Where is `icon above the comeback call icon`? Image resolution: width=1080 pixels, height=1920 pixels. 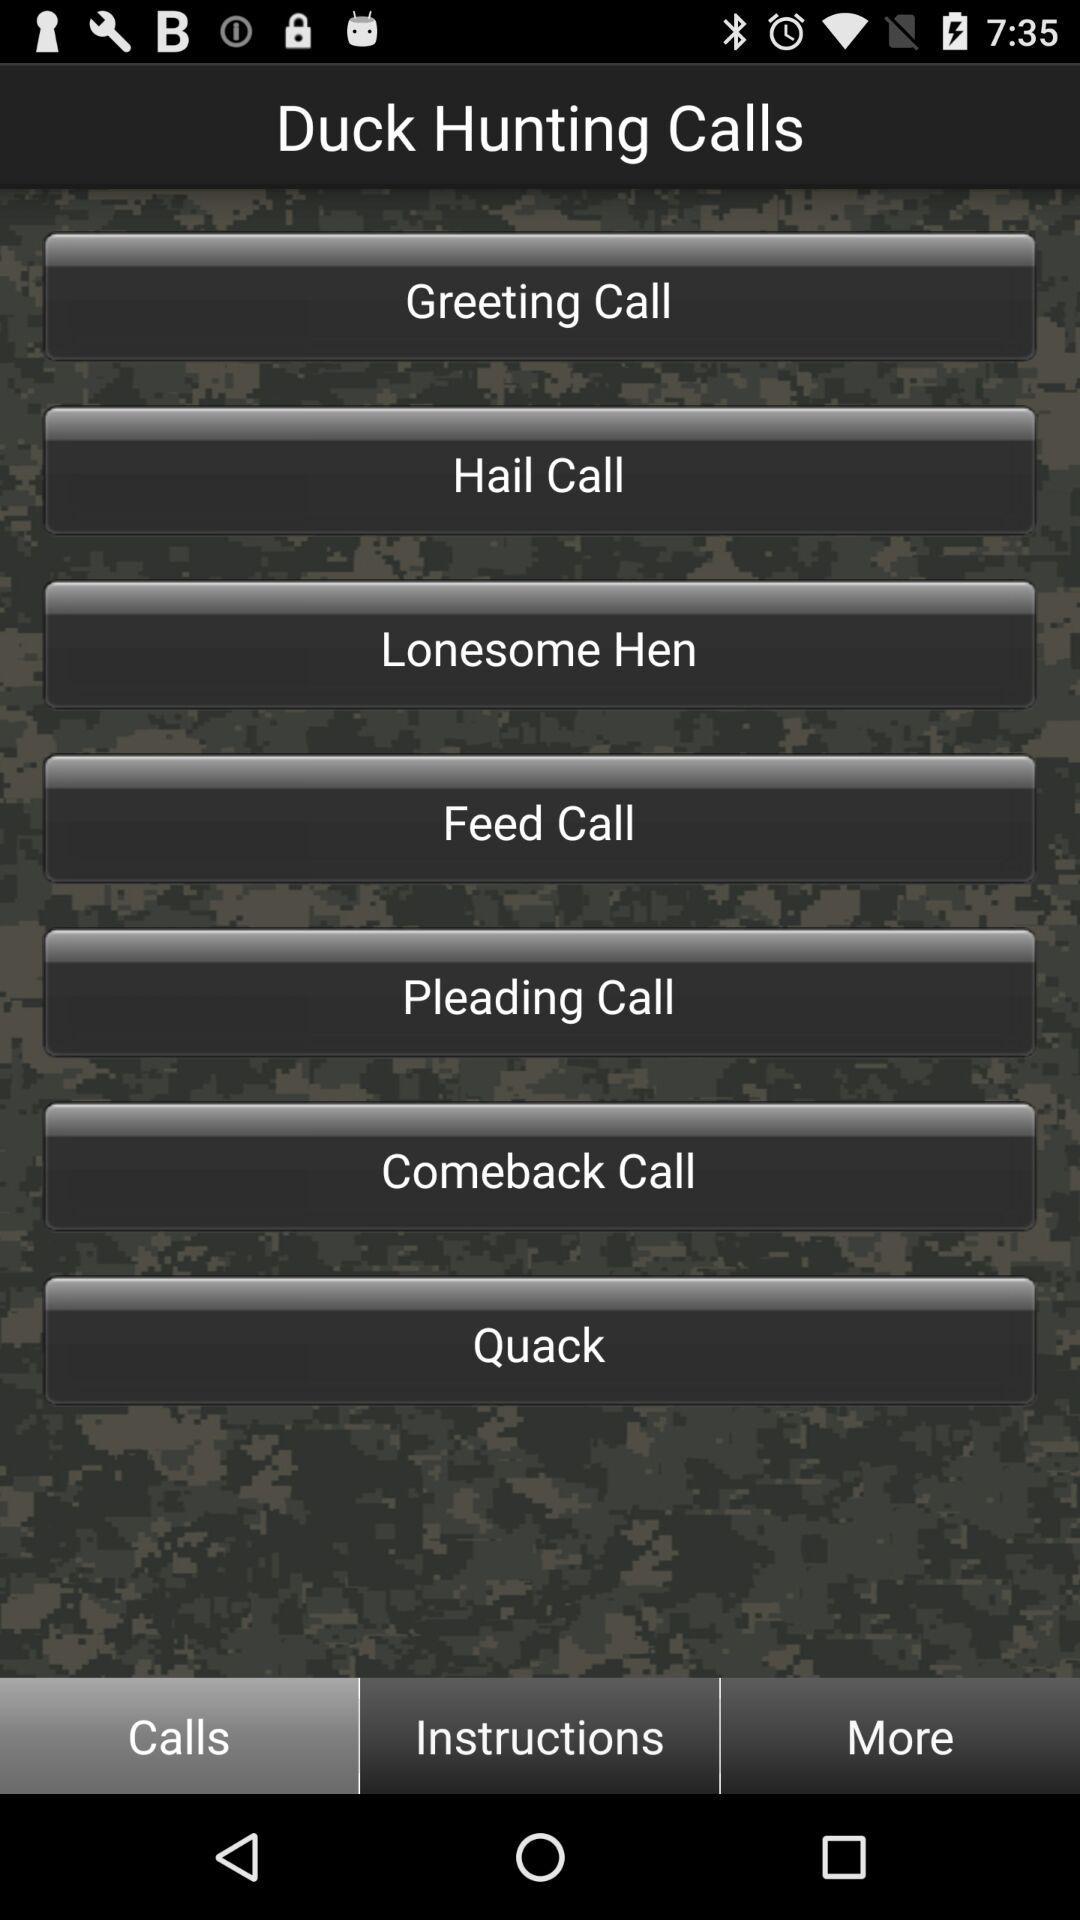
icon above the comeback call icon is located at coordinates (540, 993).